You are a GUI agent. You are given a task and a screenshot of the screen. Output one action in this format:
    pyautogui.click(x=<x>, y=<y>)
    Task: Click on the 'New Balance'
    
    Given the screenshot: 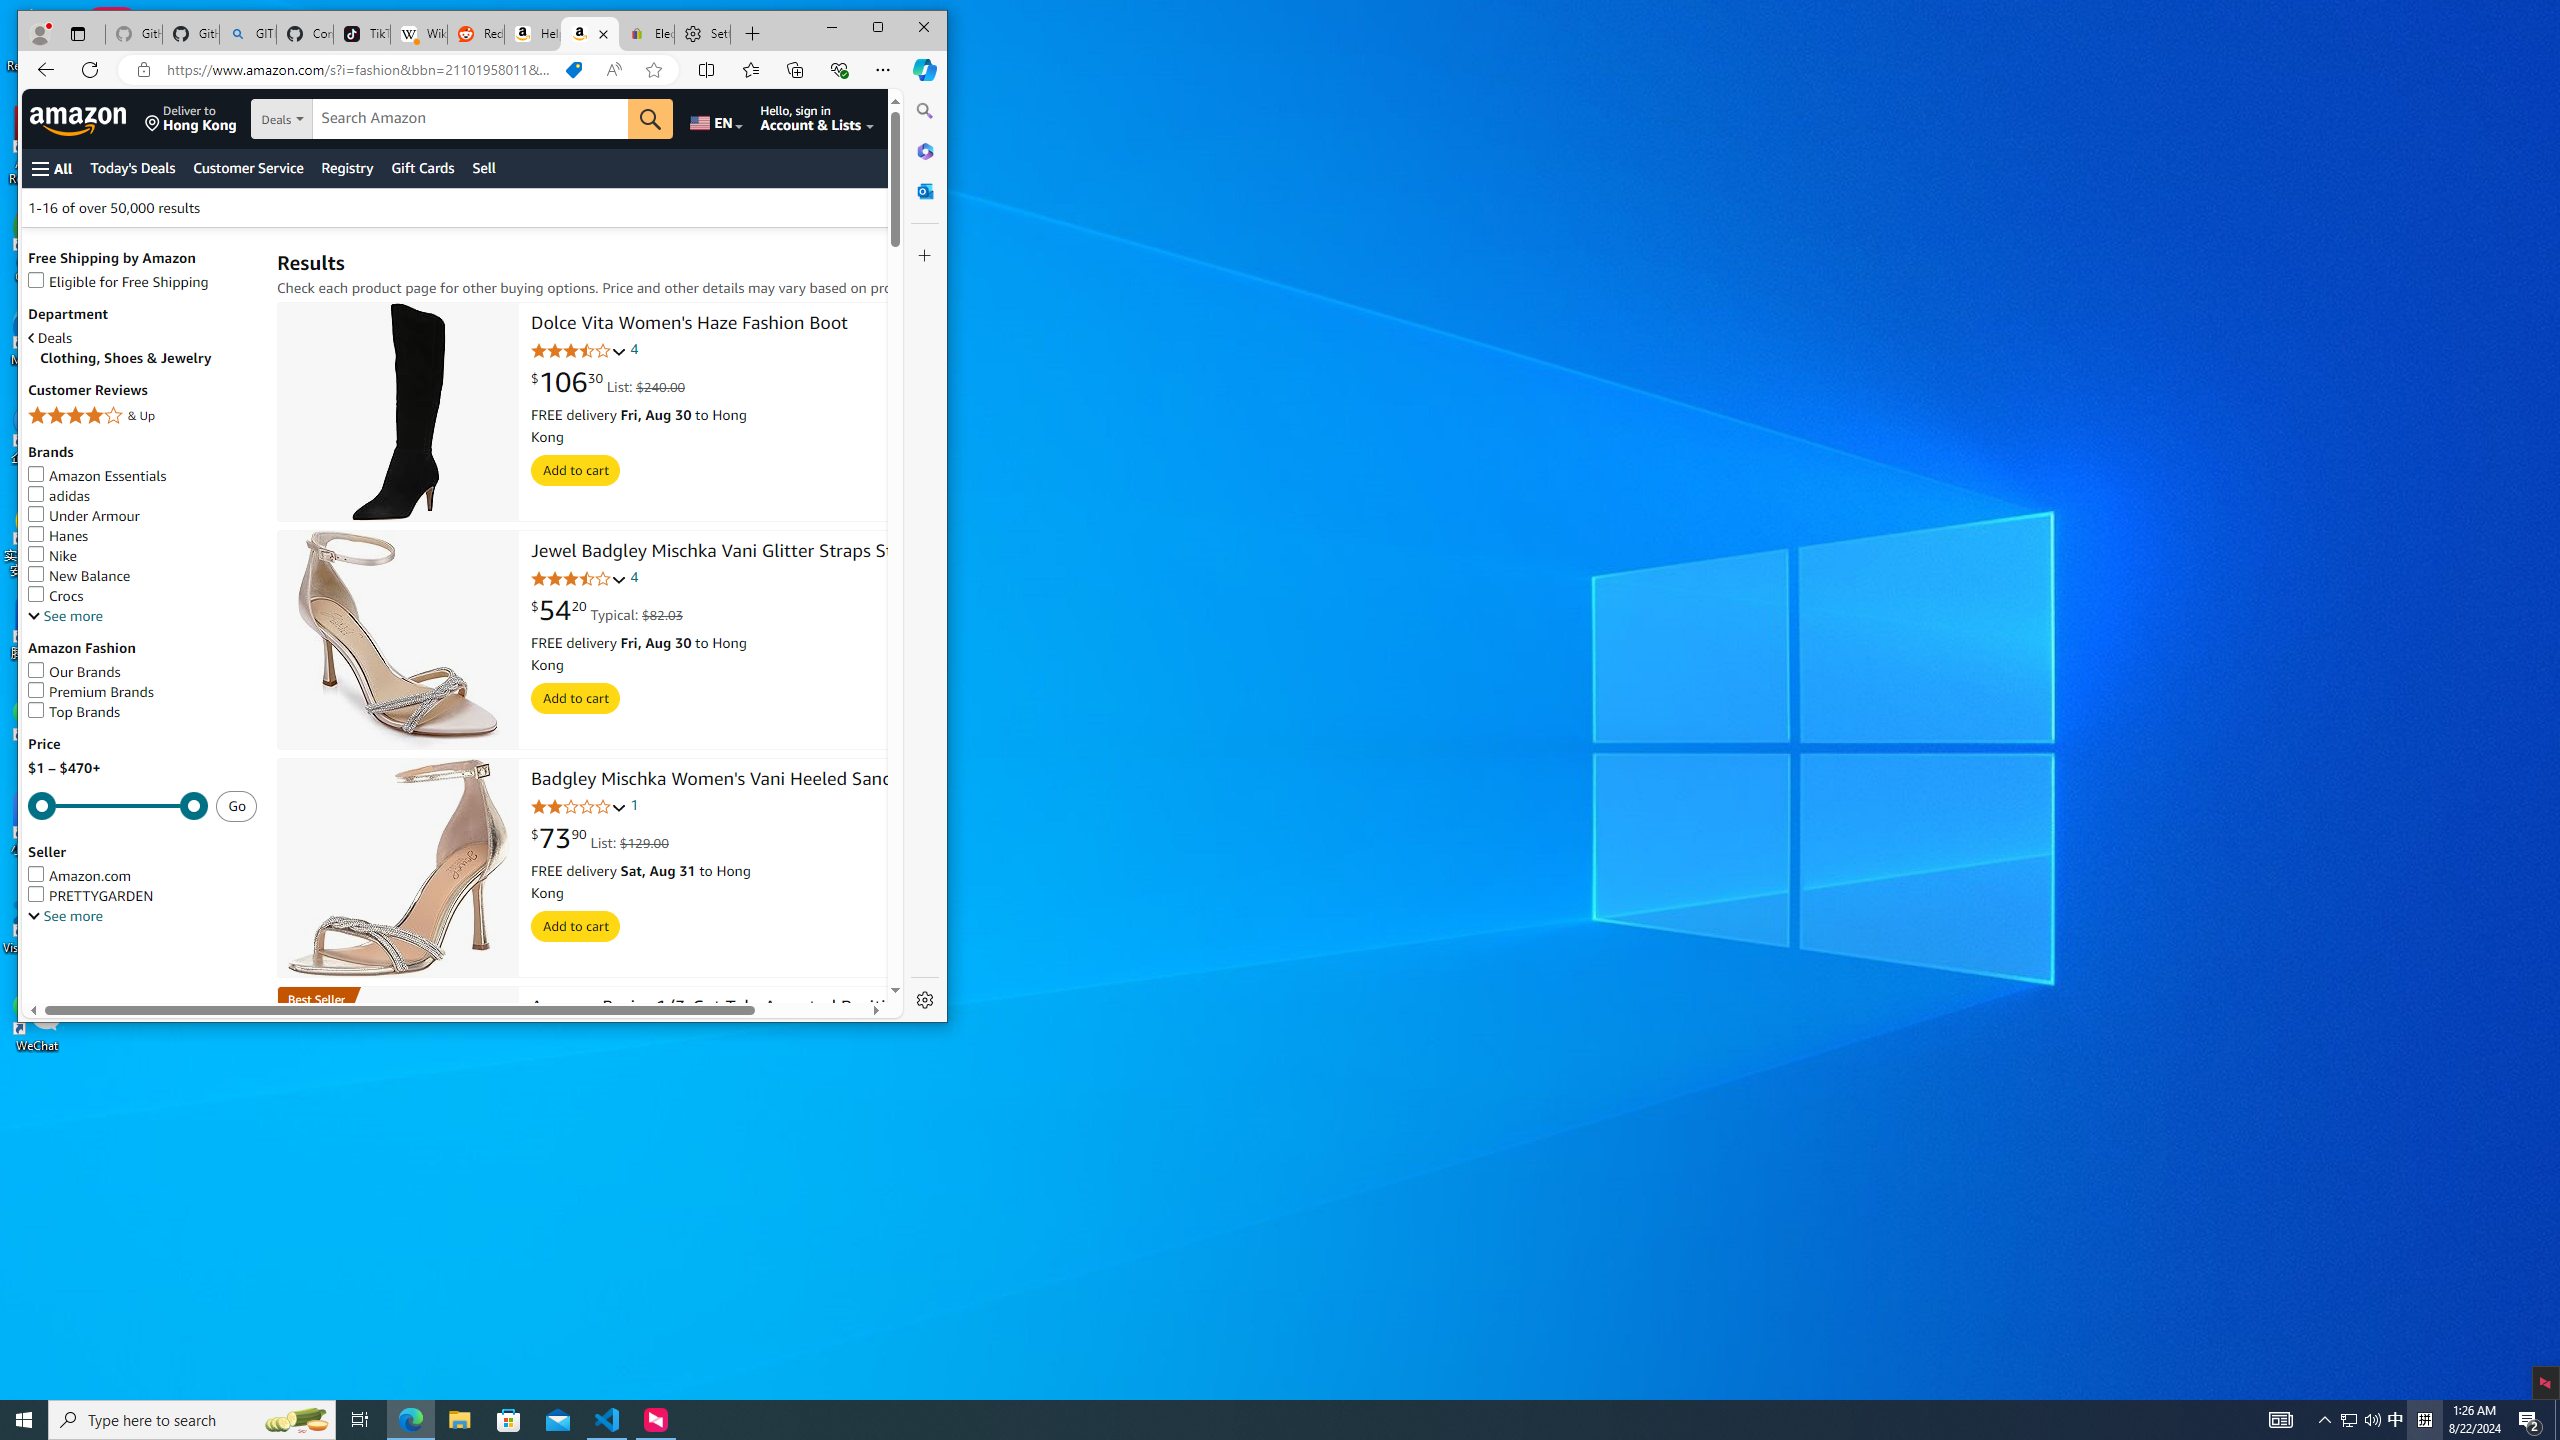 What is the action you would take?
    pyautogui.click(x=78, y=575)
    